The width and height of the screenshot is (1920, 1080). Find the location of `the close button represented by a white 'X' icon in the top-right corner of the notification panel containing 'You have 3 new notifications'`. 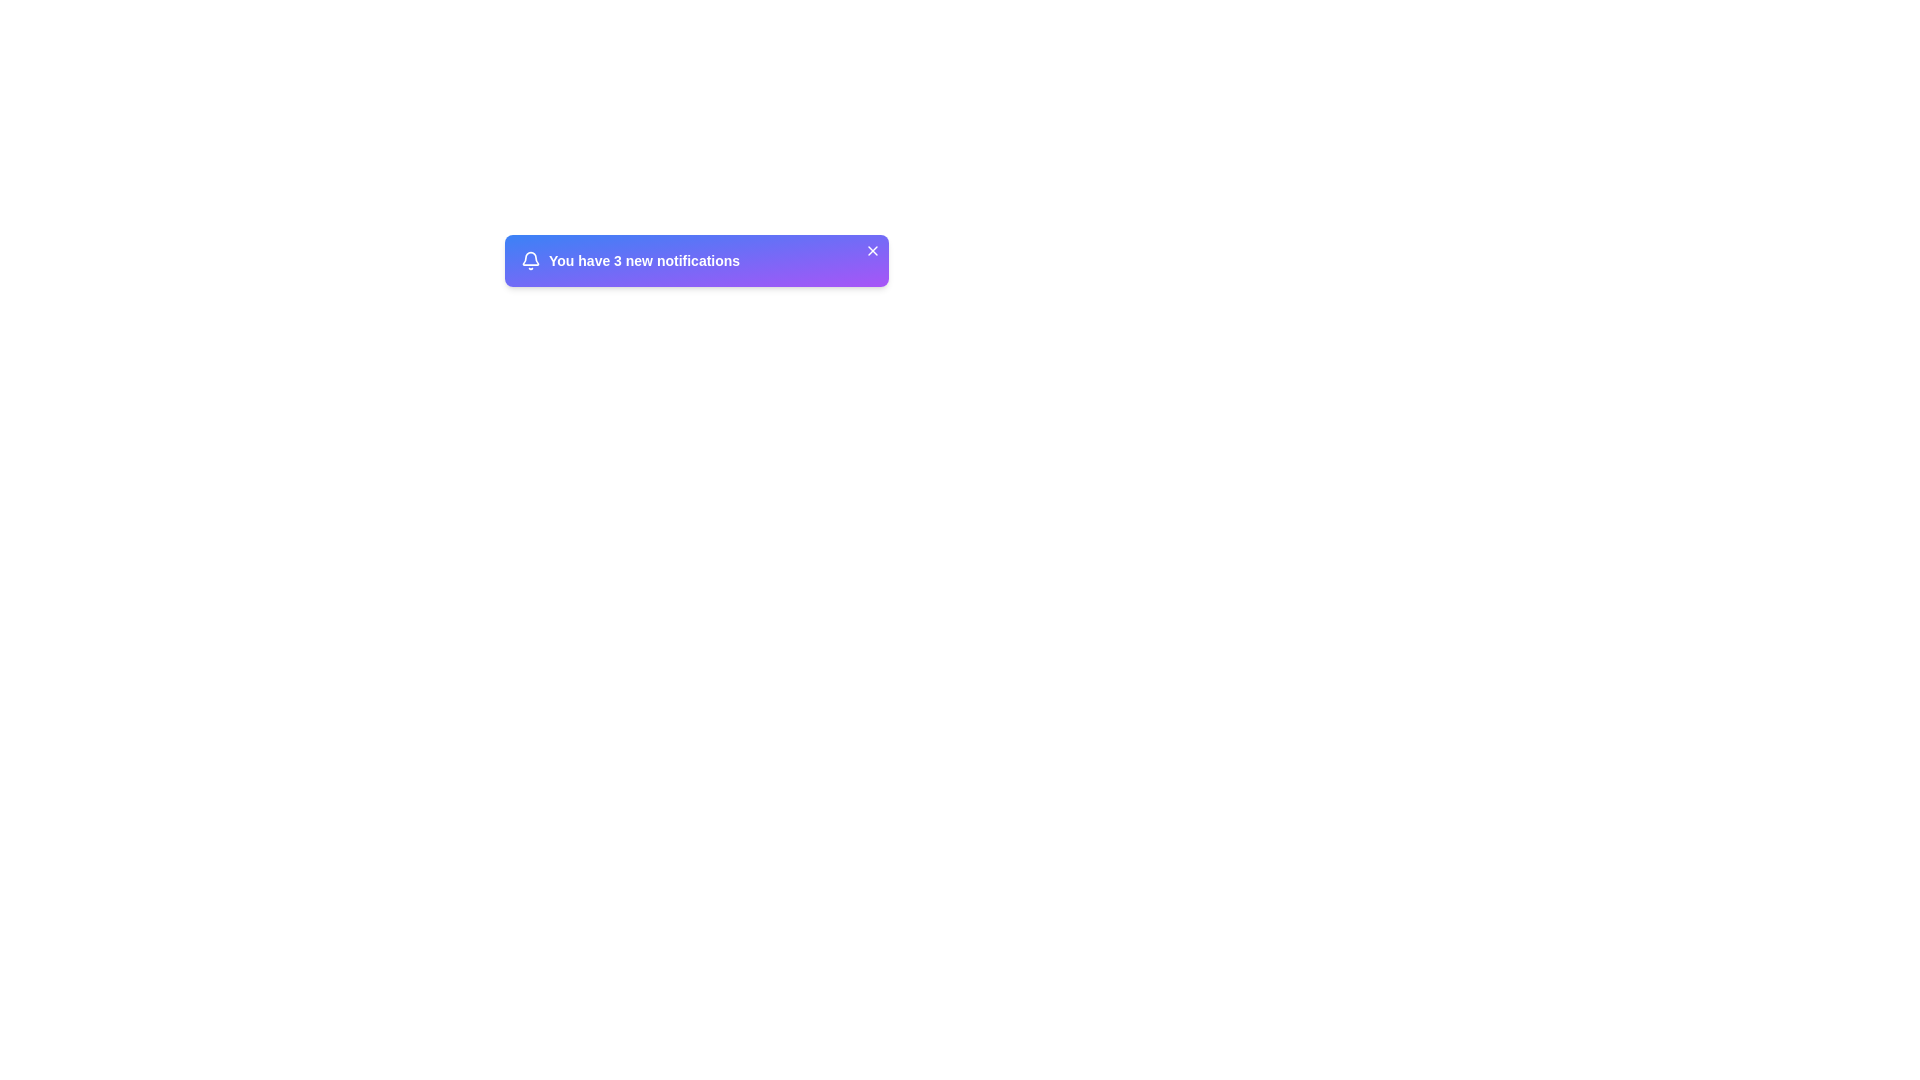

the close button represented by a white 'X' icon in the top-right corner of the notification panel containing 'You have 3 new notifications' is located at coordinates (873, 249).